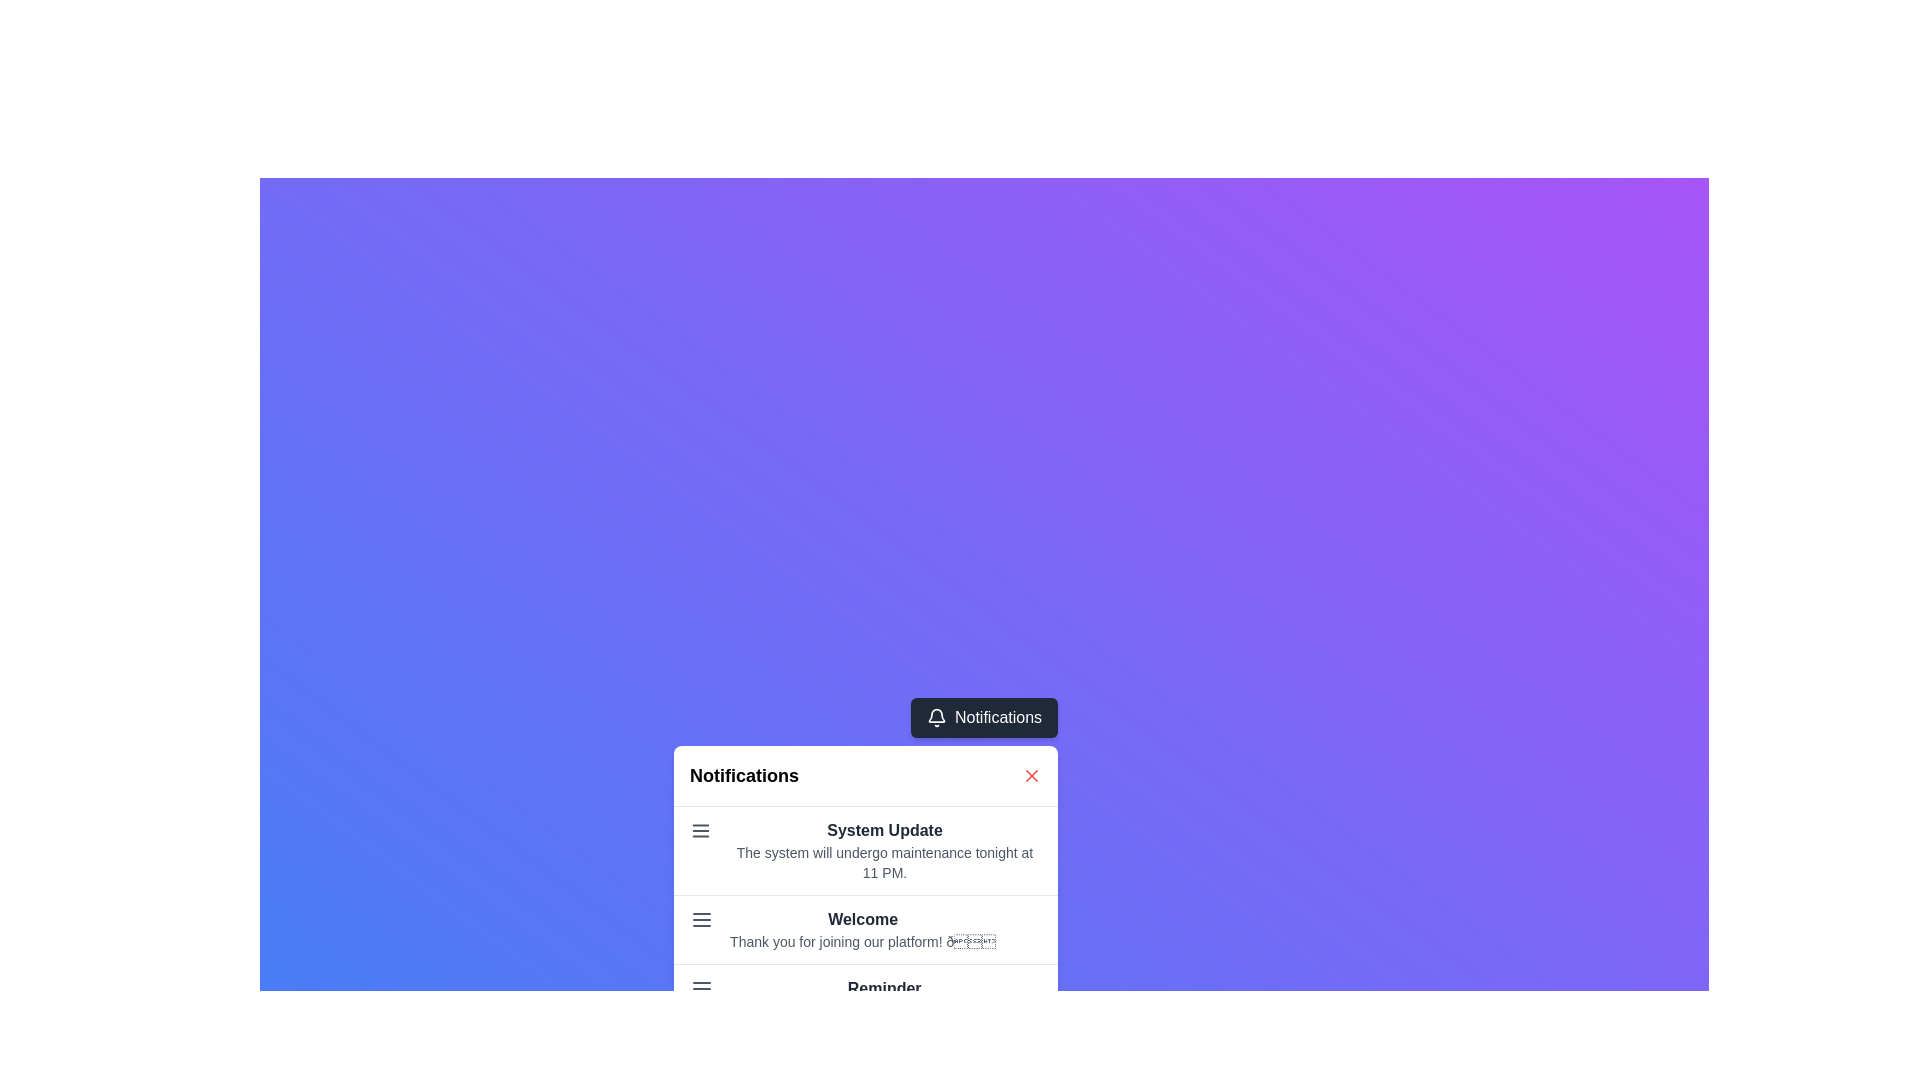  I want to click on the close button located in the top-right corner of the notifications panel header, so click(1032, 774).